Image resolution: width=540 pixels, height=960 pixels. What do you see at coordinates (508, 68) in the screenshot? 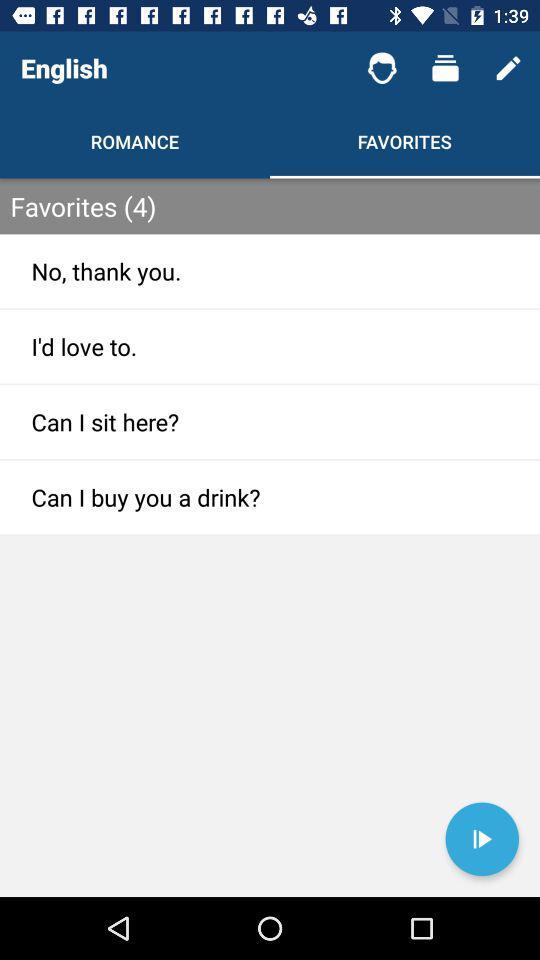
I see `the item above favorites (4) icon` at bounding box center [508, 68].